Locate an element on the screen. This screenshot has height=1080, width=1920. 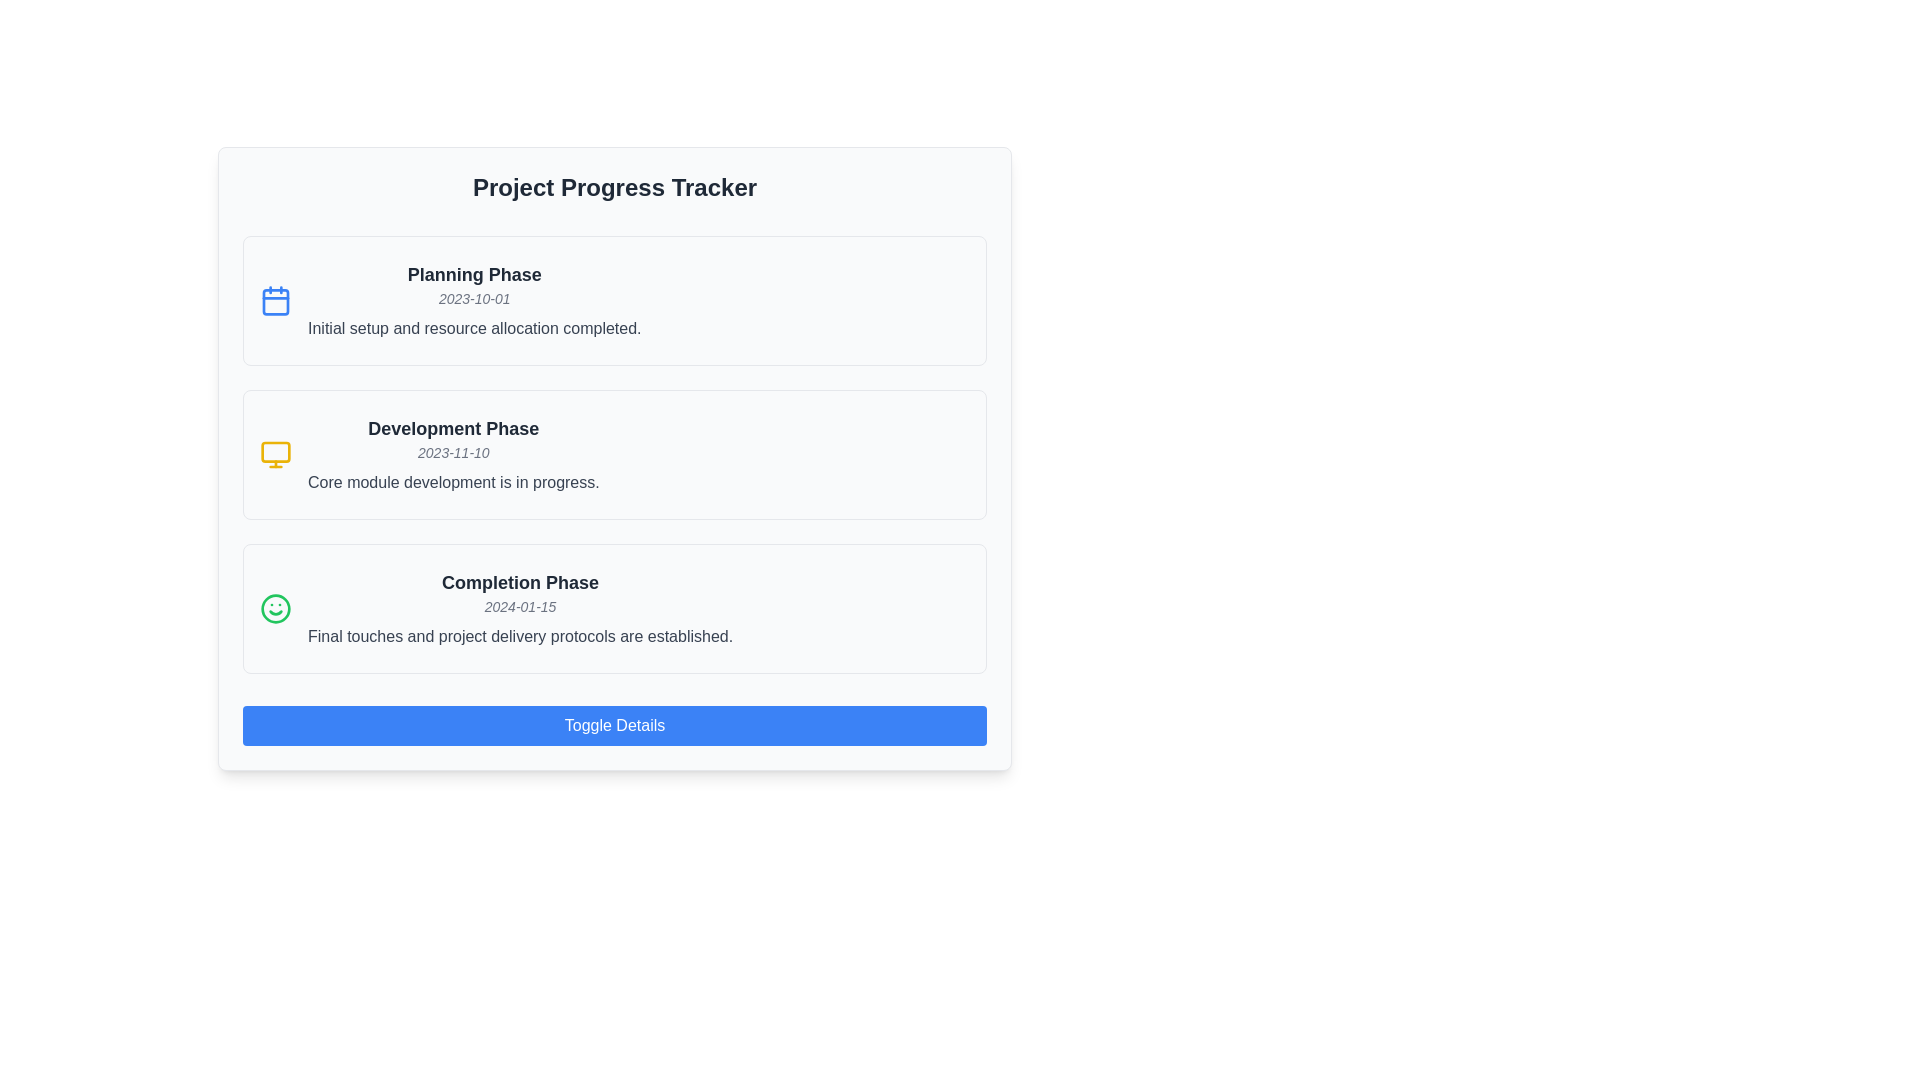
the Decorative SVG Shape that symbolizes a monitor in the 'Development Phase' section of the 'Project Progress Tracker' interface is located at coordinates (274, 451).